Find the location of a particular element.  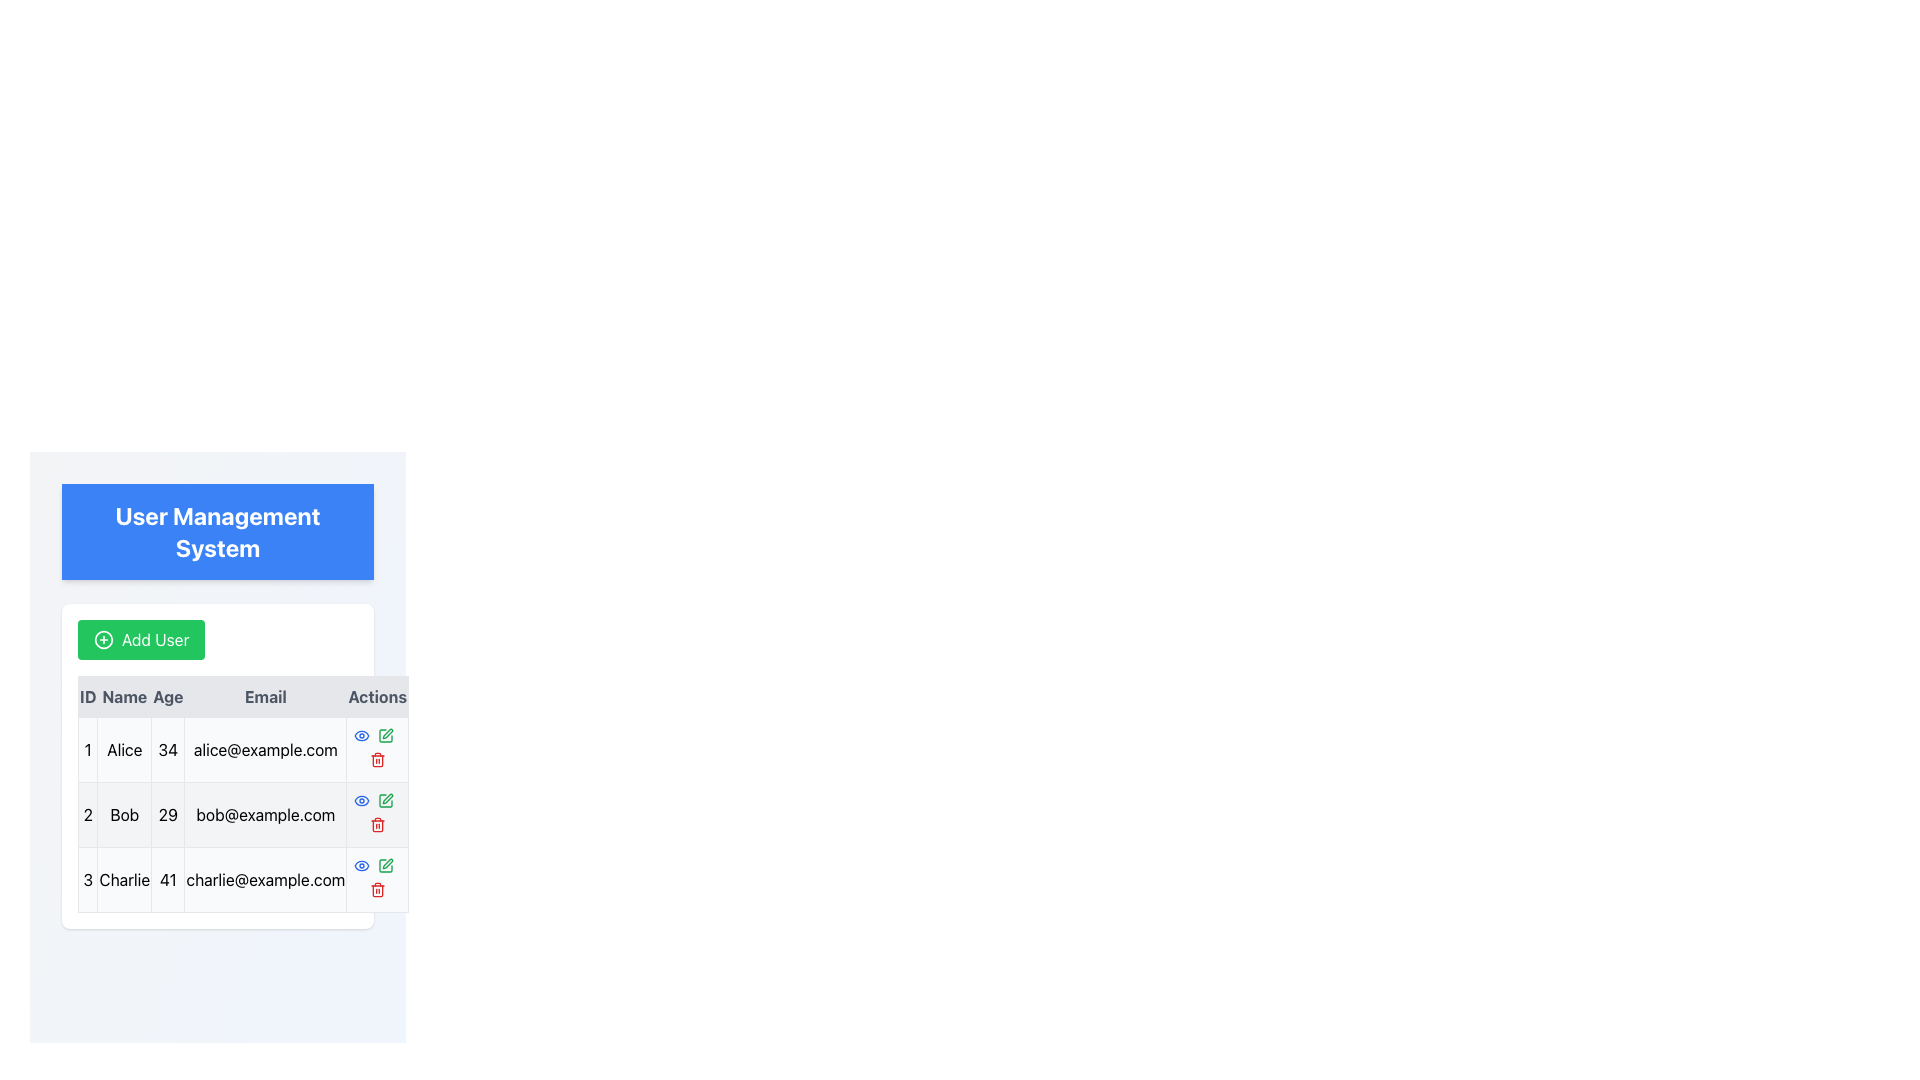

the text label displaying the email address associated with the user named 'Charlie' in the Email column of the data table, located in the third row is located at coordinates (264, 878).